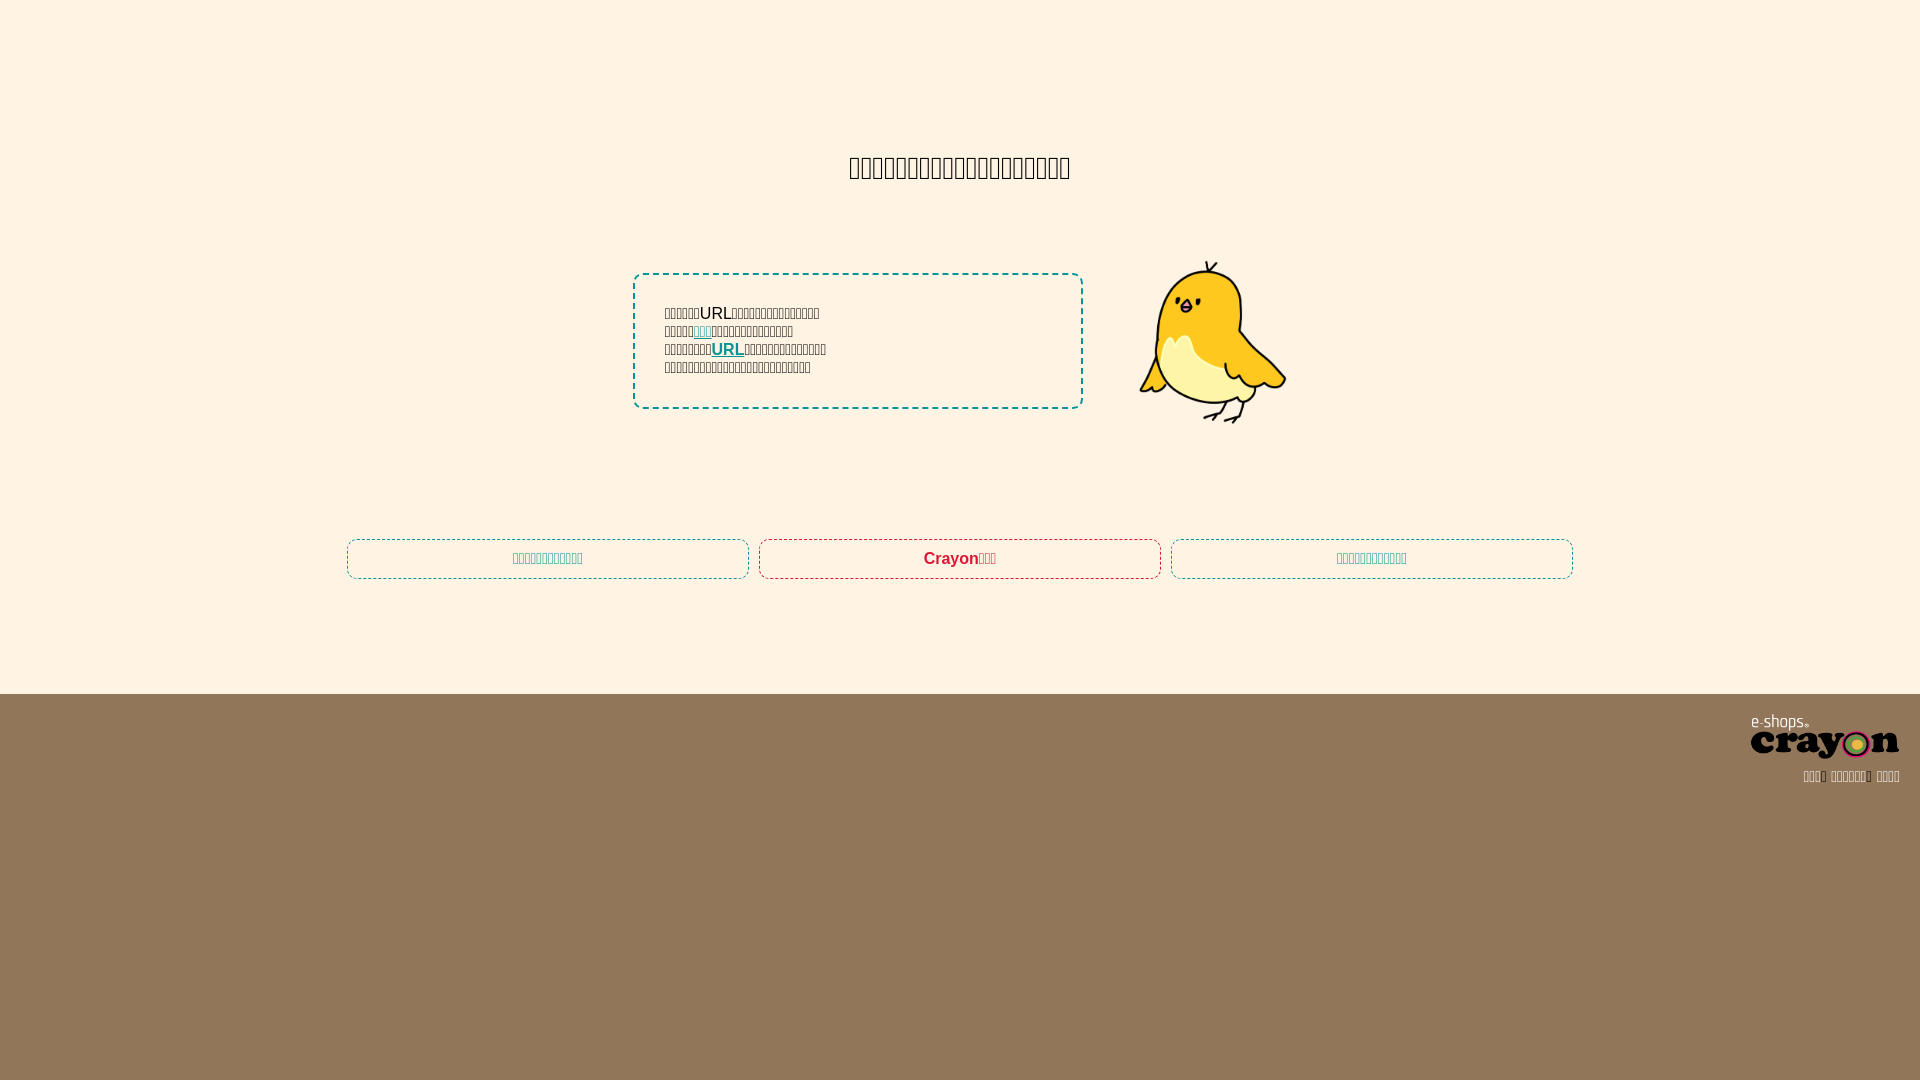  Describe the element at coordinates (711, 348) in the screenshot. I see `'URL'` at that location.